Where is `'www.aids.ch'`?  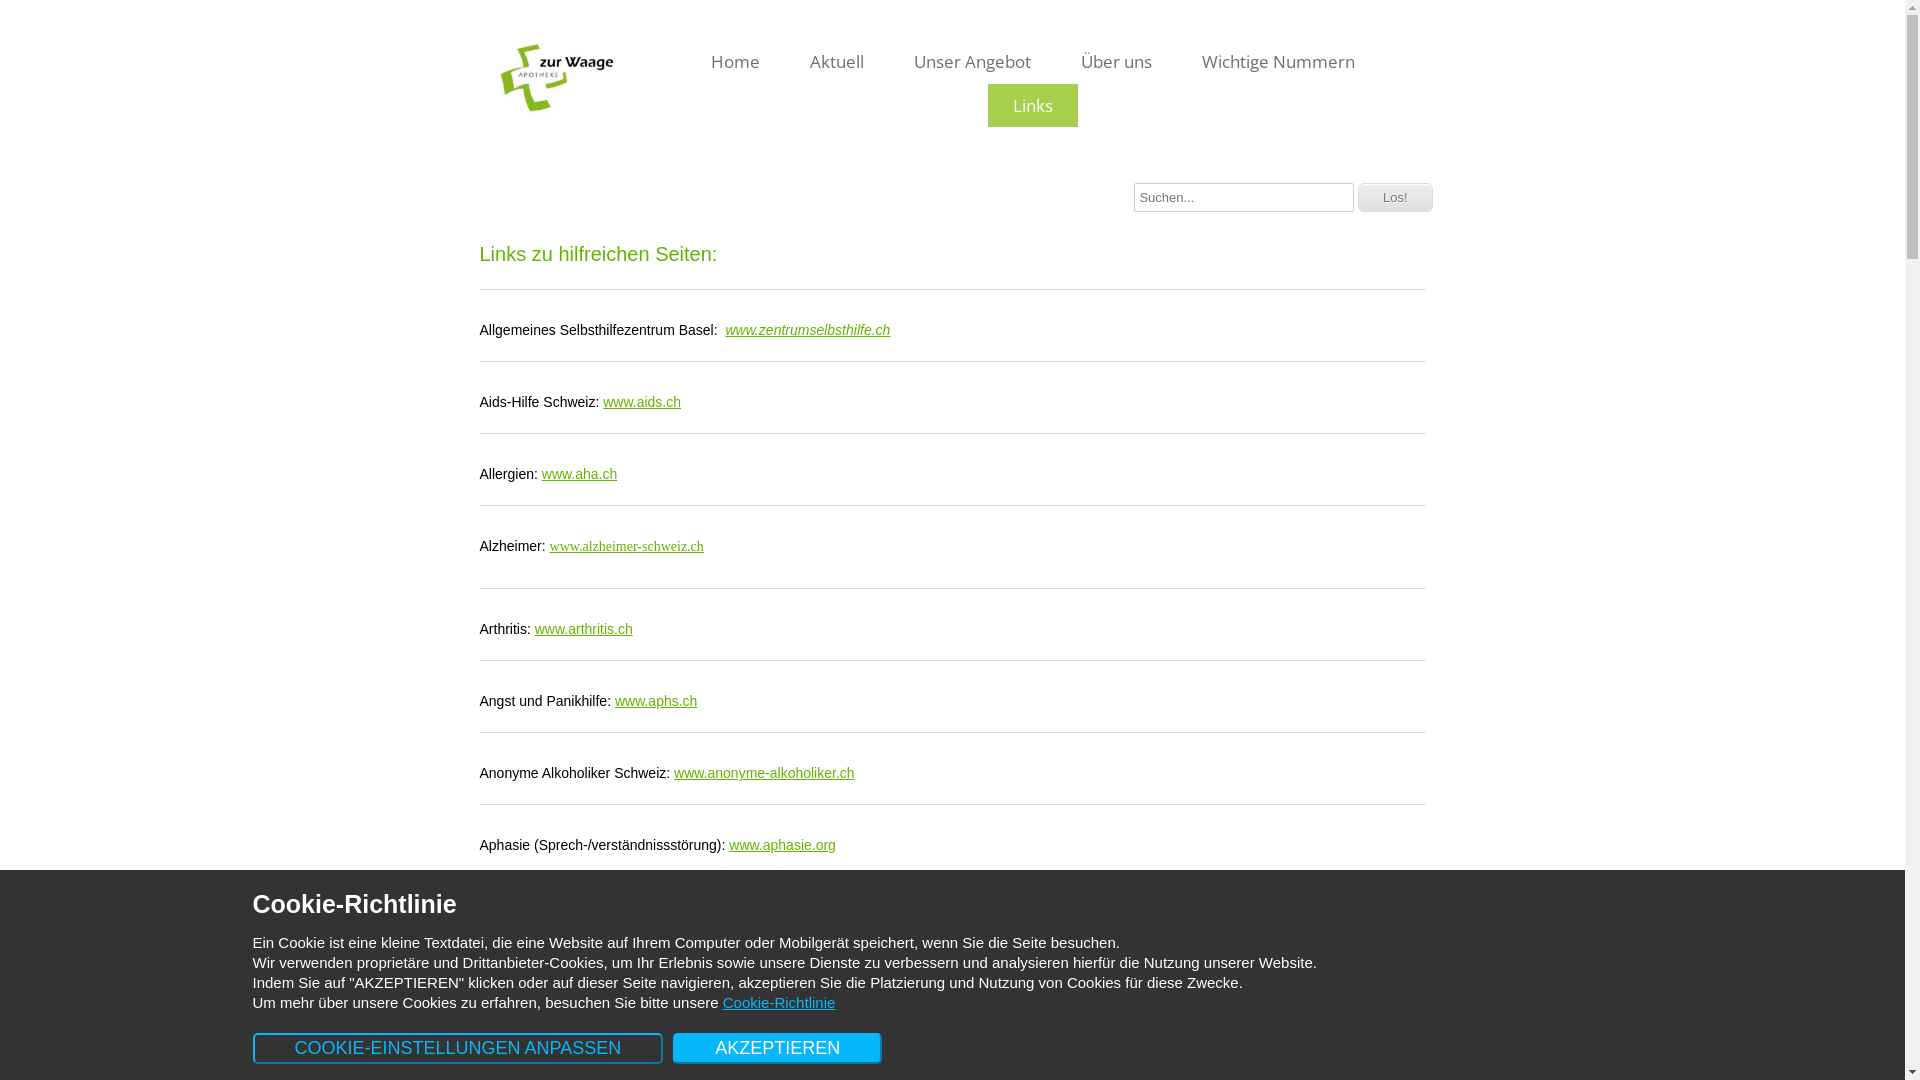
'www.aids.ch' is located at coordinates (642, 401).